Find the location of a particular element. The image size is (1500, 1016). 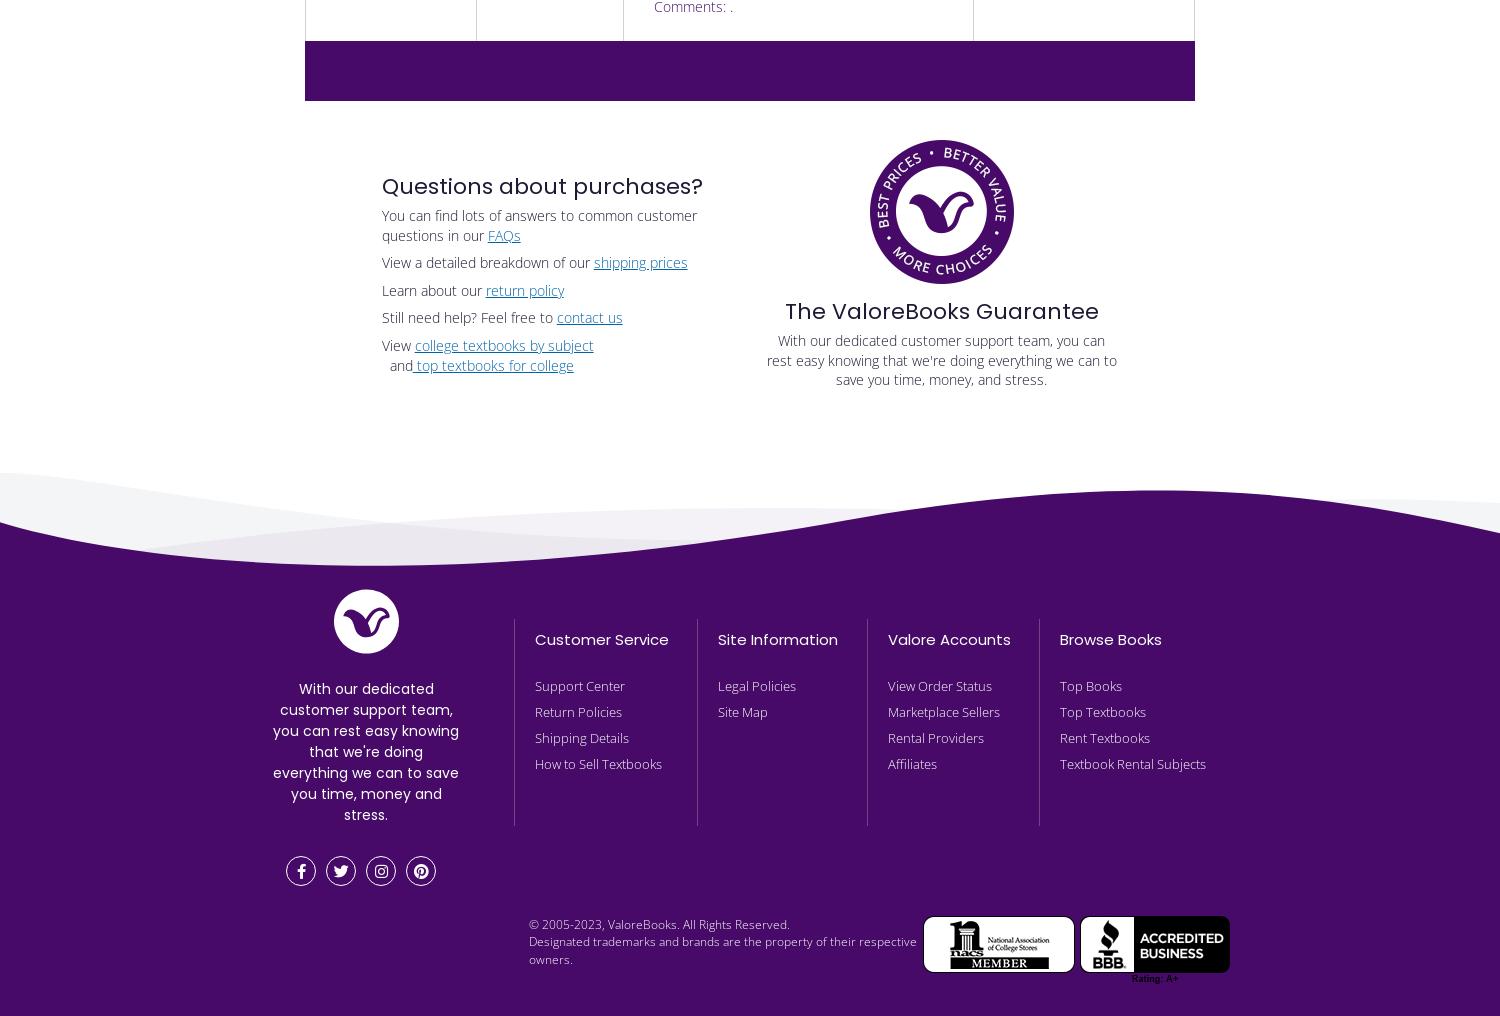

'Legal Policies' is located at coordinates (757, 685).